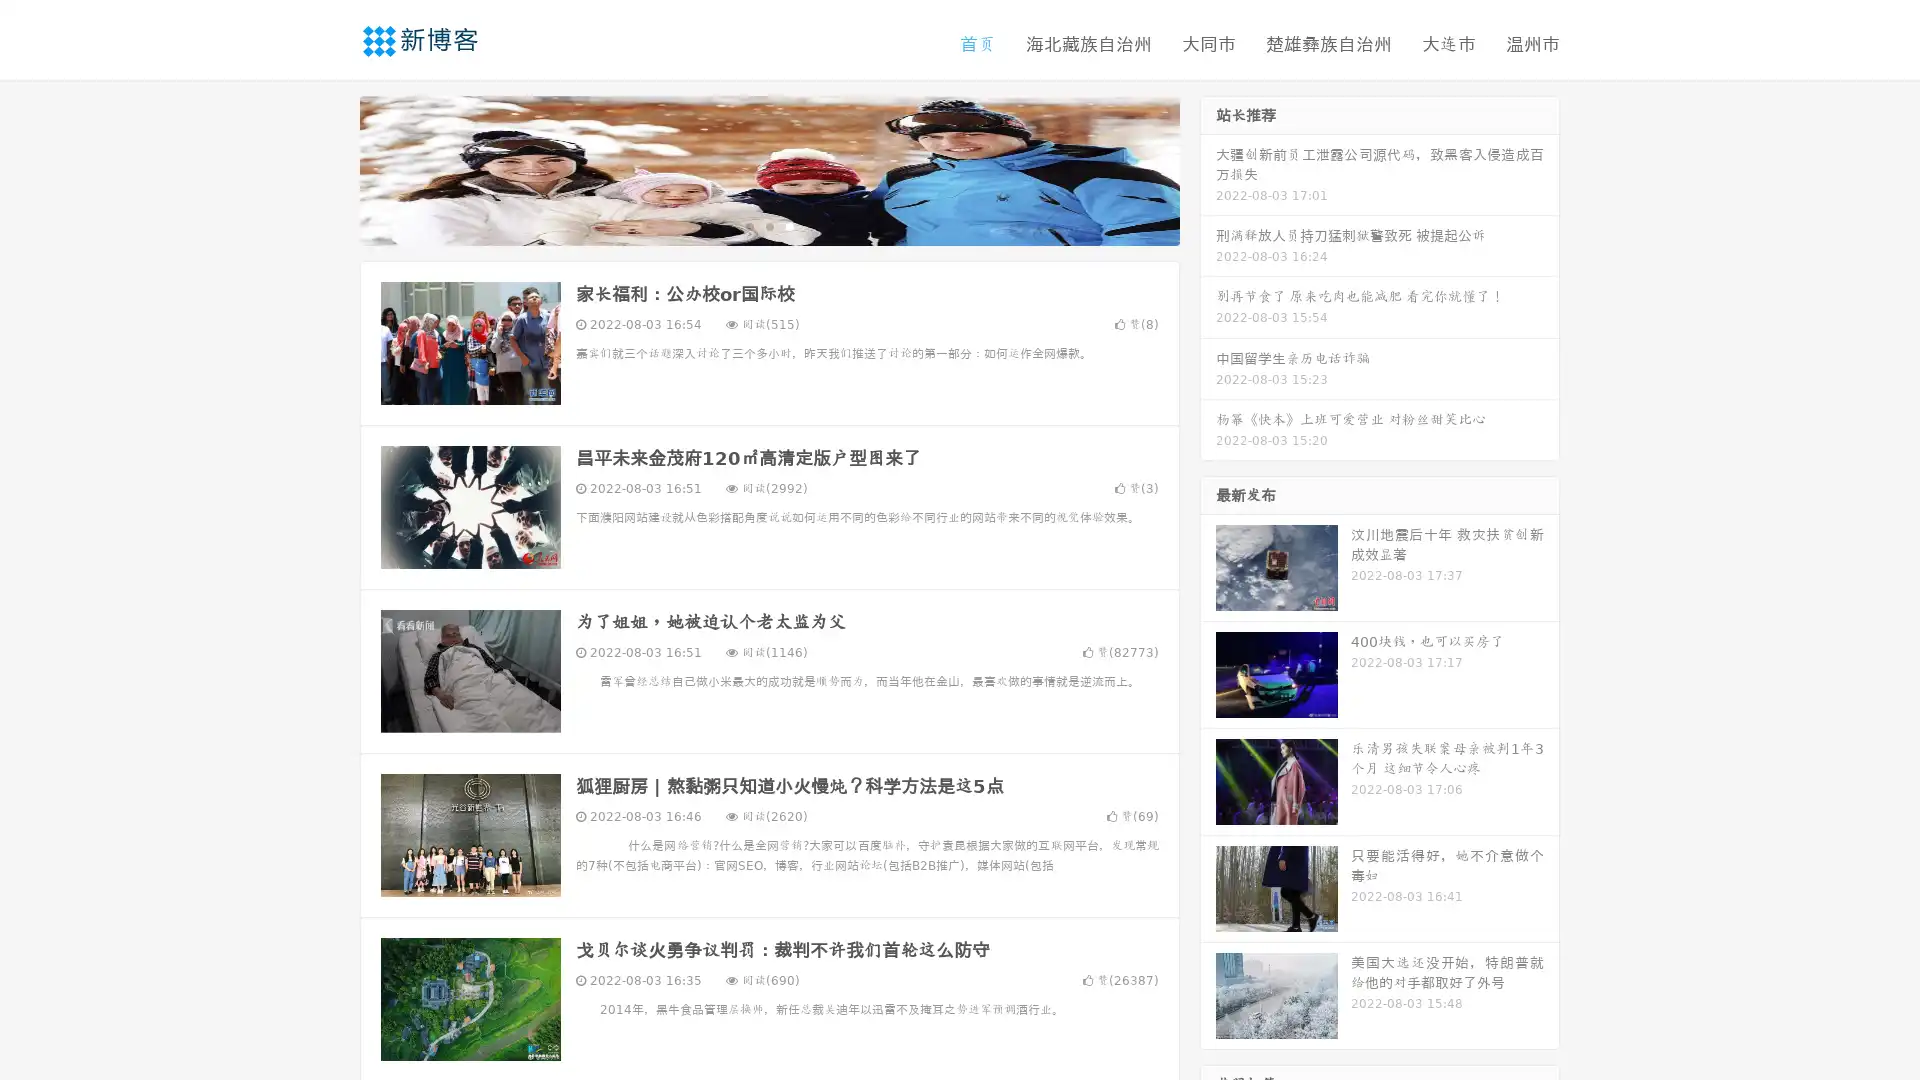  I want to click on Go to slide 1, so click(748, 225).